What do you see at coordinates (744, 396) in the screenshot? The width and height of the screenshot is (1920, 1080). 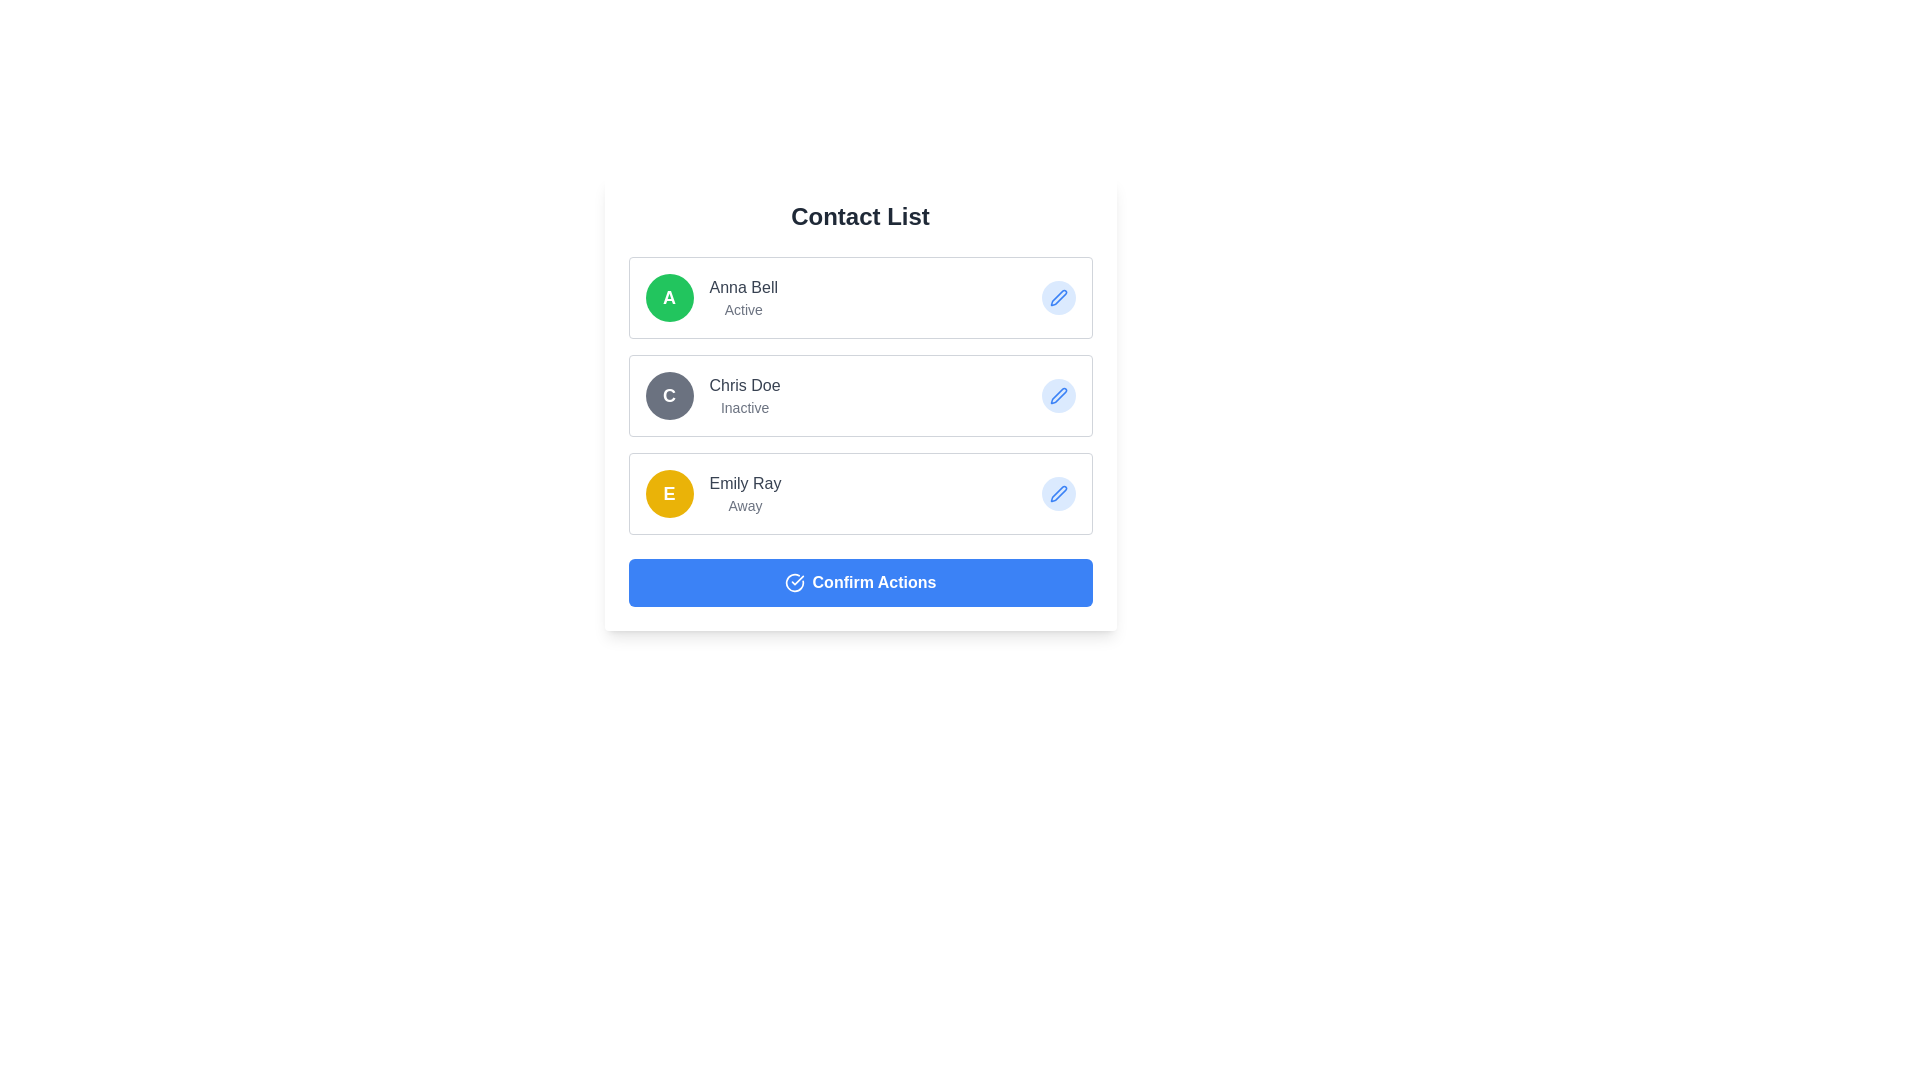 I see `the text label displaying the contact's name and current status, which is positioned to the right of the circular avatar with the letter 'C'` at bounding box center [744, 396].